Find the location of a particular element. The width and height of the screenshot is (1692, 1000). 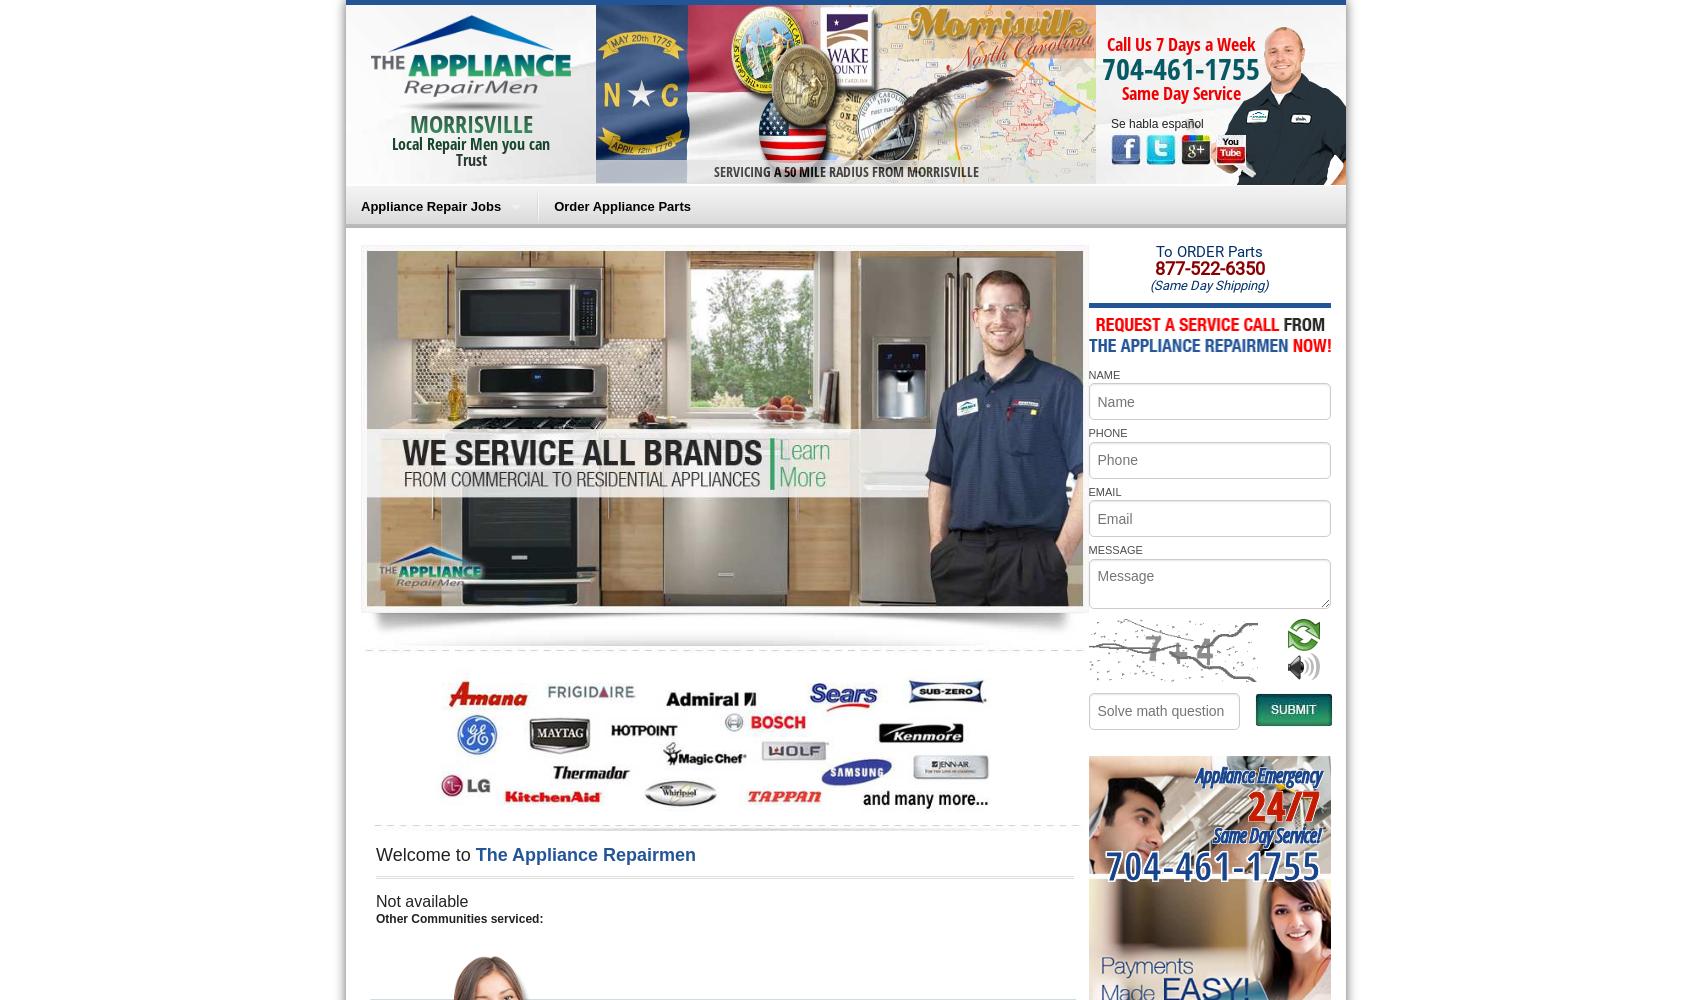

'Se habla español' is located at coordinates (1155, 123).